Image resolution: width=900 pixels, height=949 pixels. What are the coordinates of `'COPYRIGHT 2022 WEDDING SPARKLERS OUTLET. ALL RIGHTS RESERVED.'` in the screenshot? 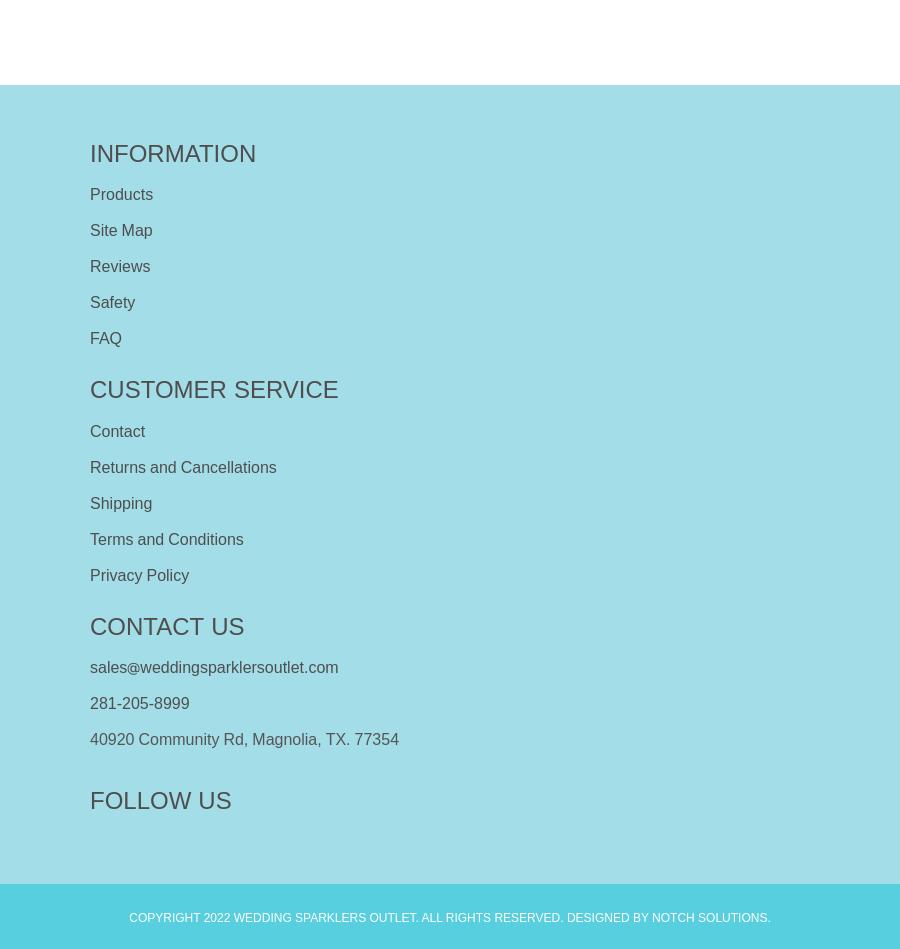 It's located at (347, 916).